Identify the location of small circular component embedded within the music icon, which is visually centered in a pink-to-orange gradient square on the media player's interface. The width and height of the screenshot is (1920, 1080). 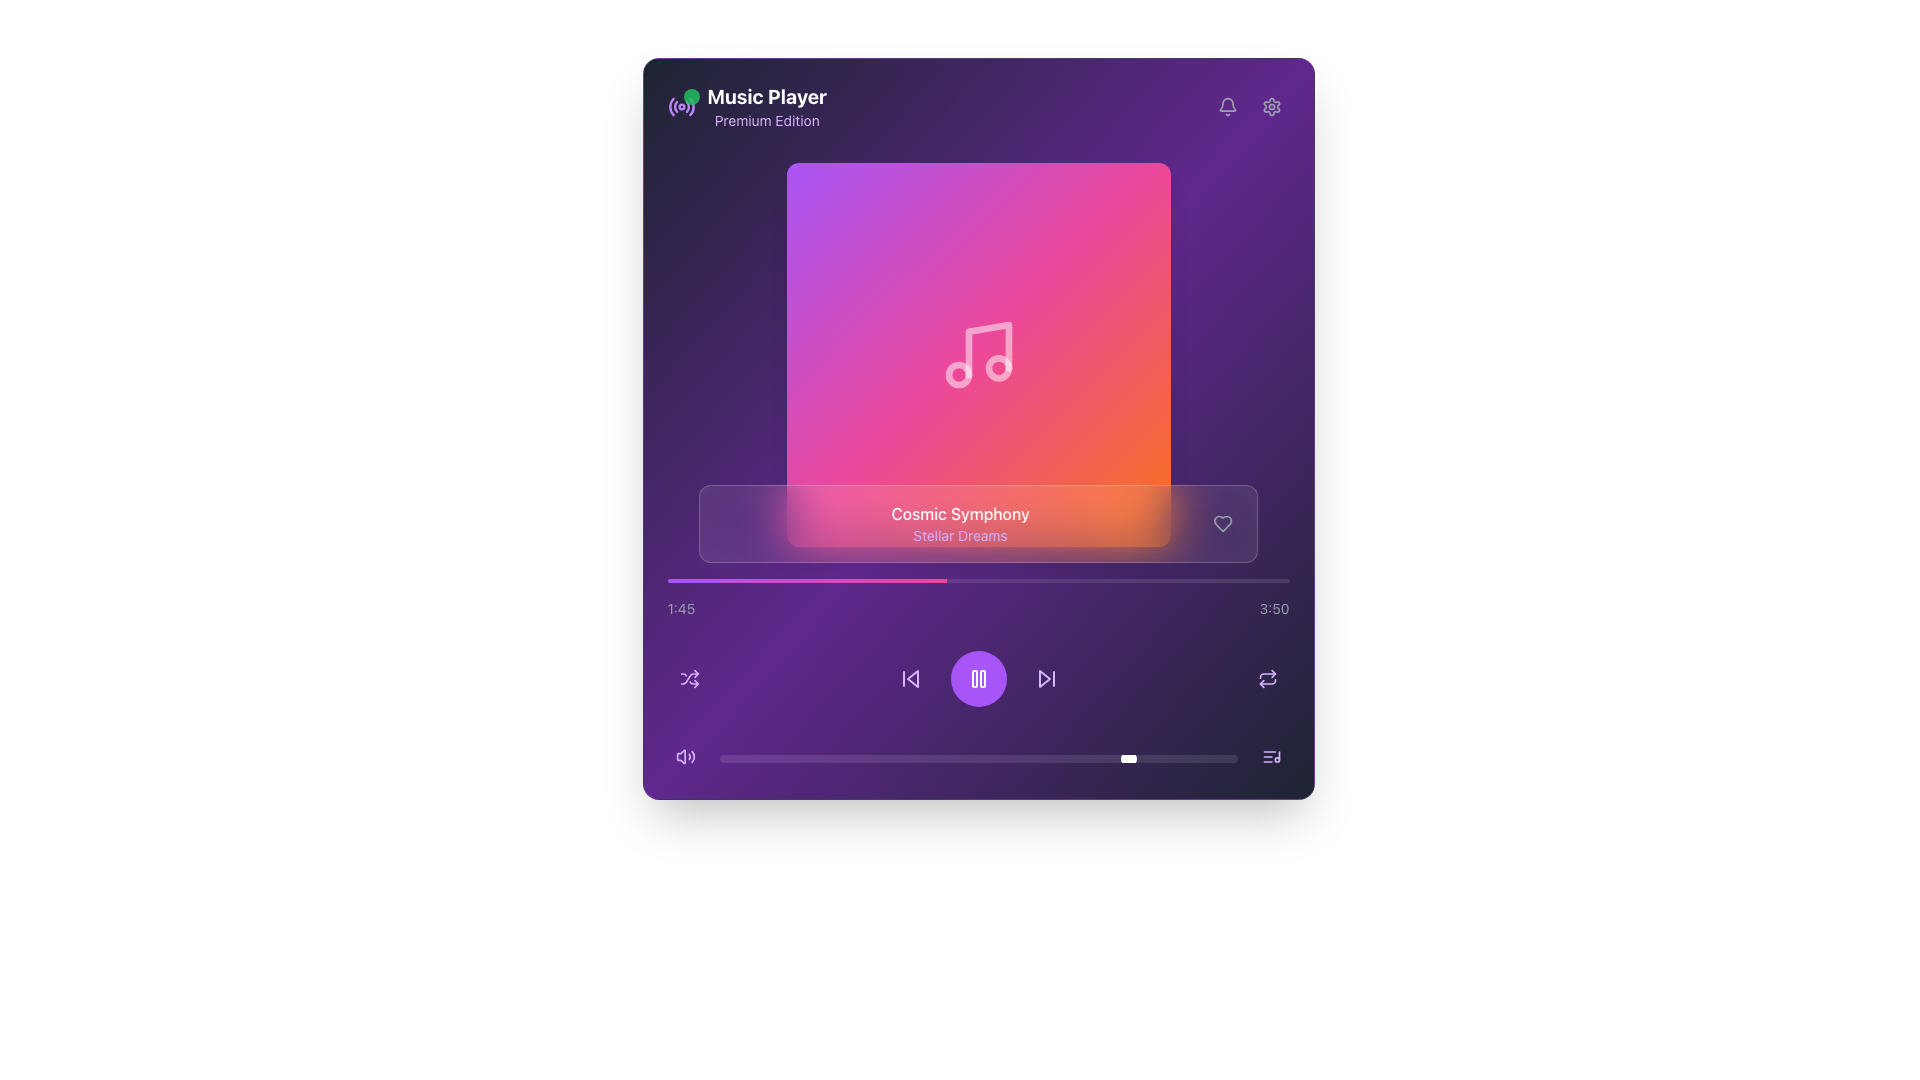
(957, 374).